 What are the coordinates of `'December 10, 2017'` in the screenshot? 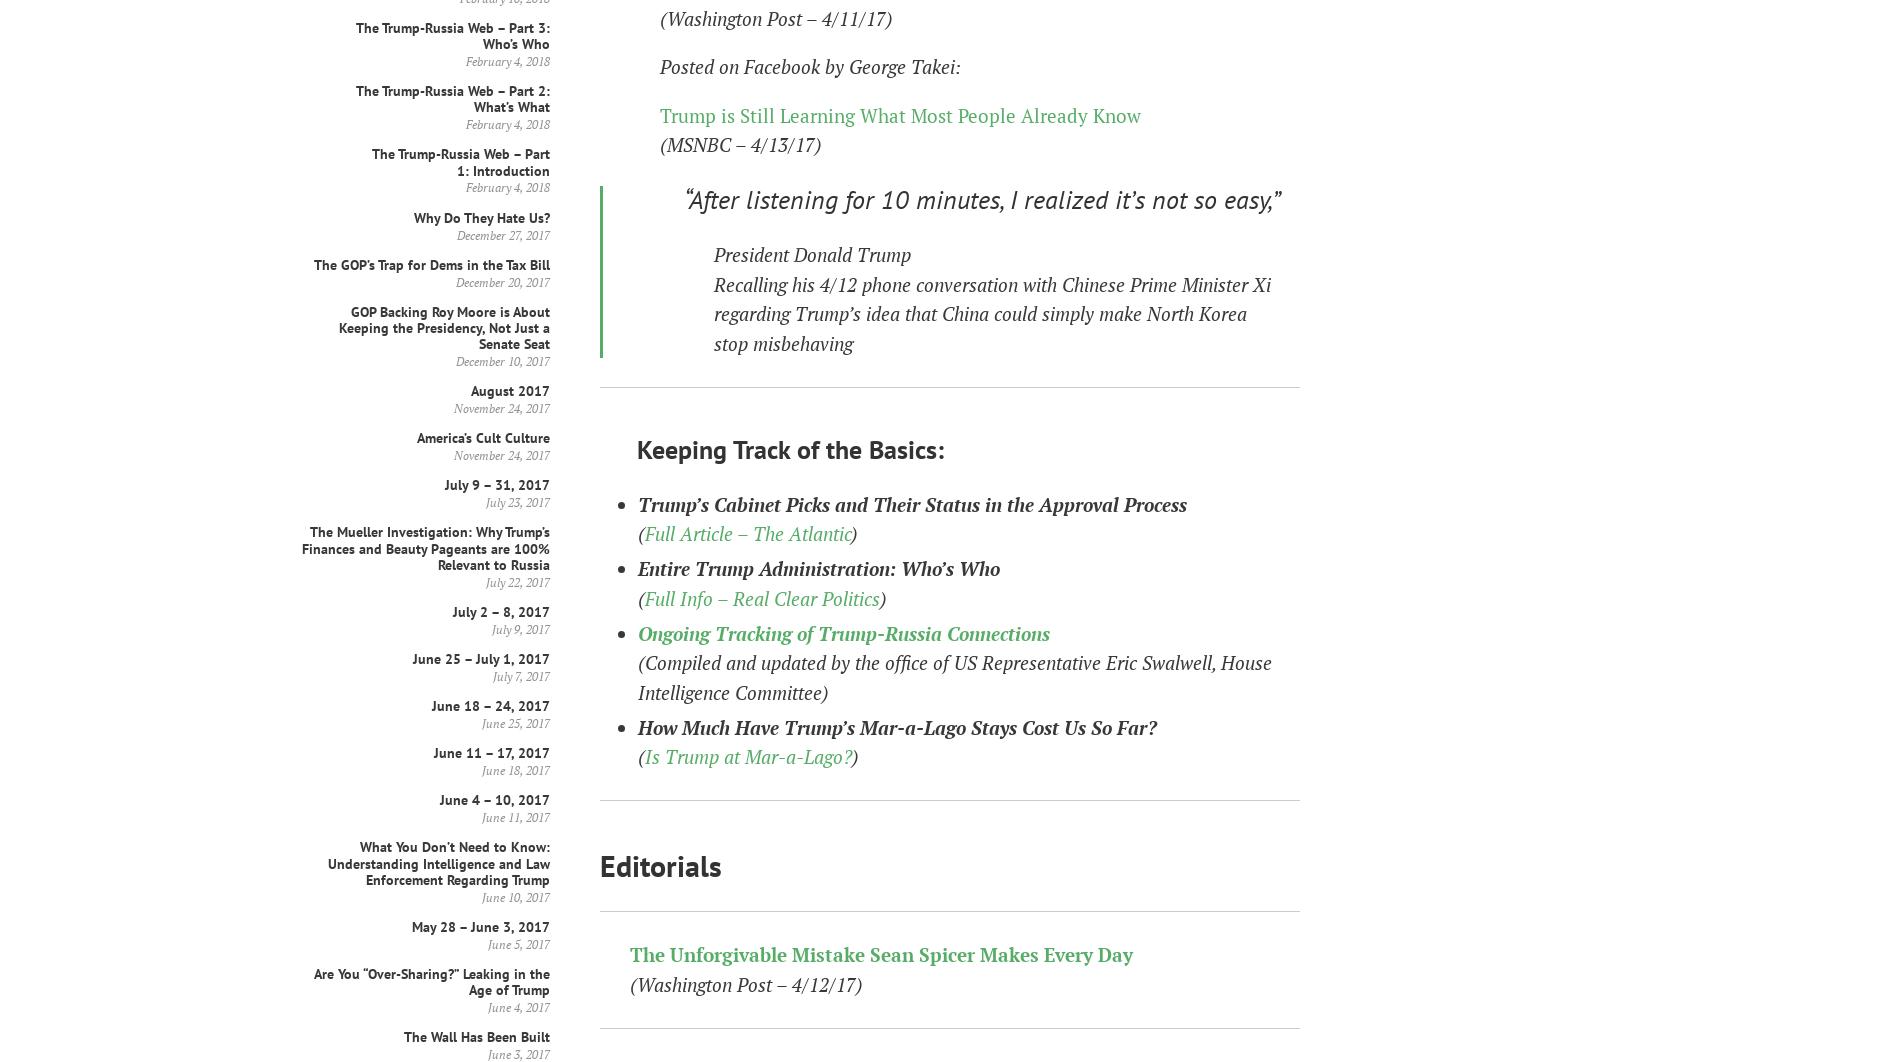 It's located at (502, 360).